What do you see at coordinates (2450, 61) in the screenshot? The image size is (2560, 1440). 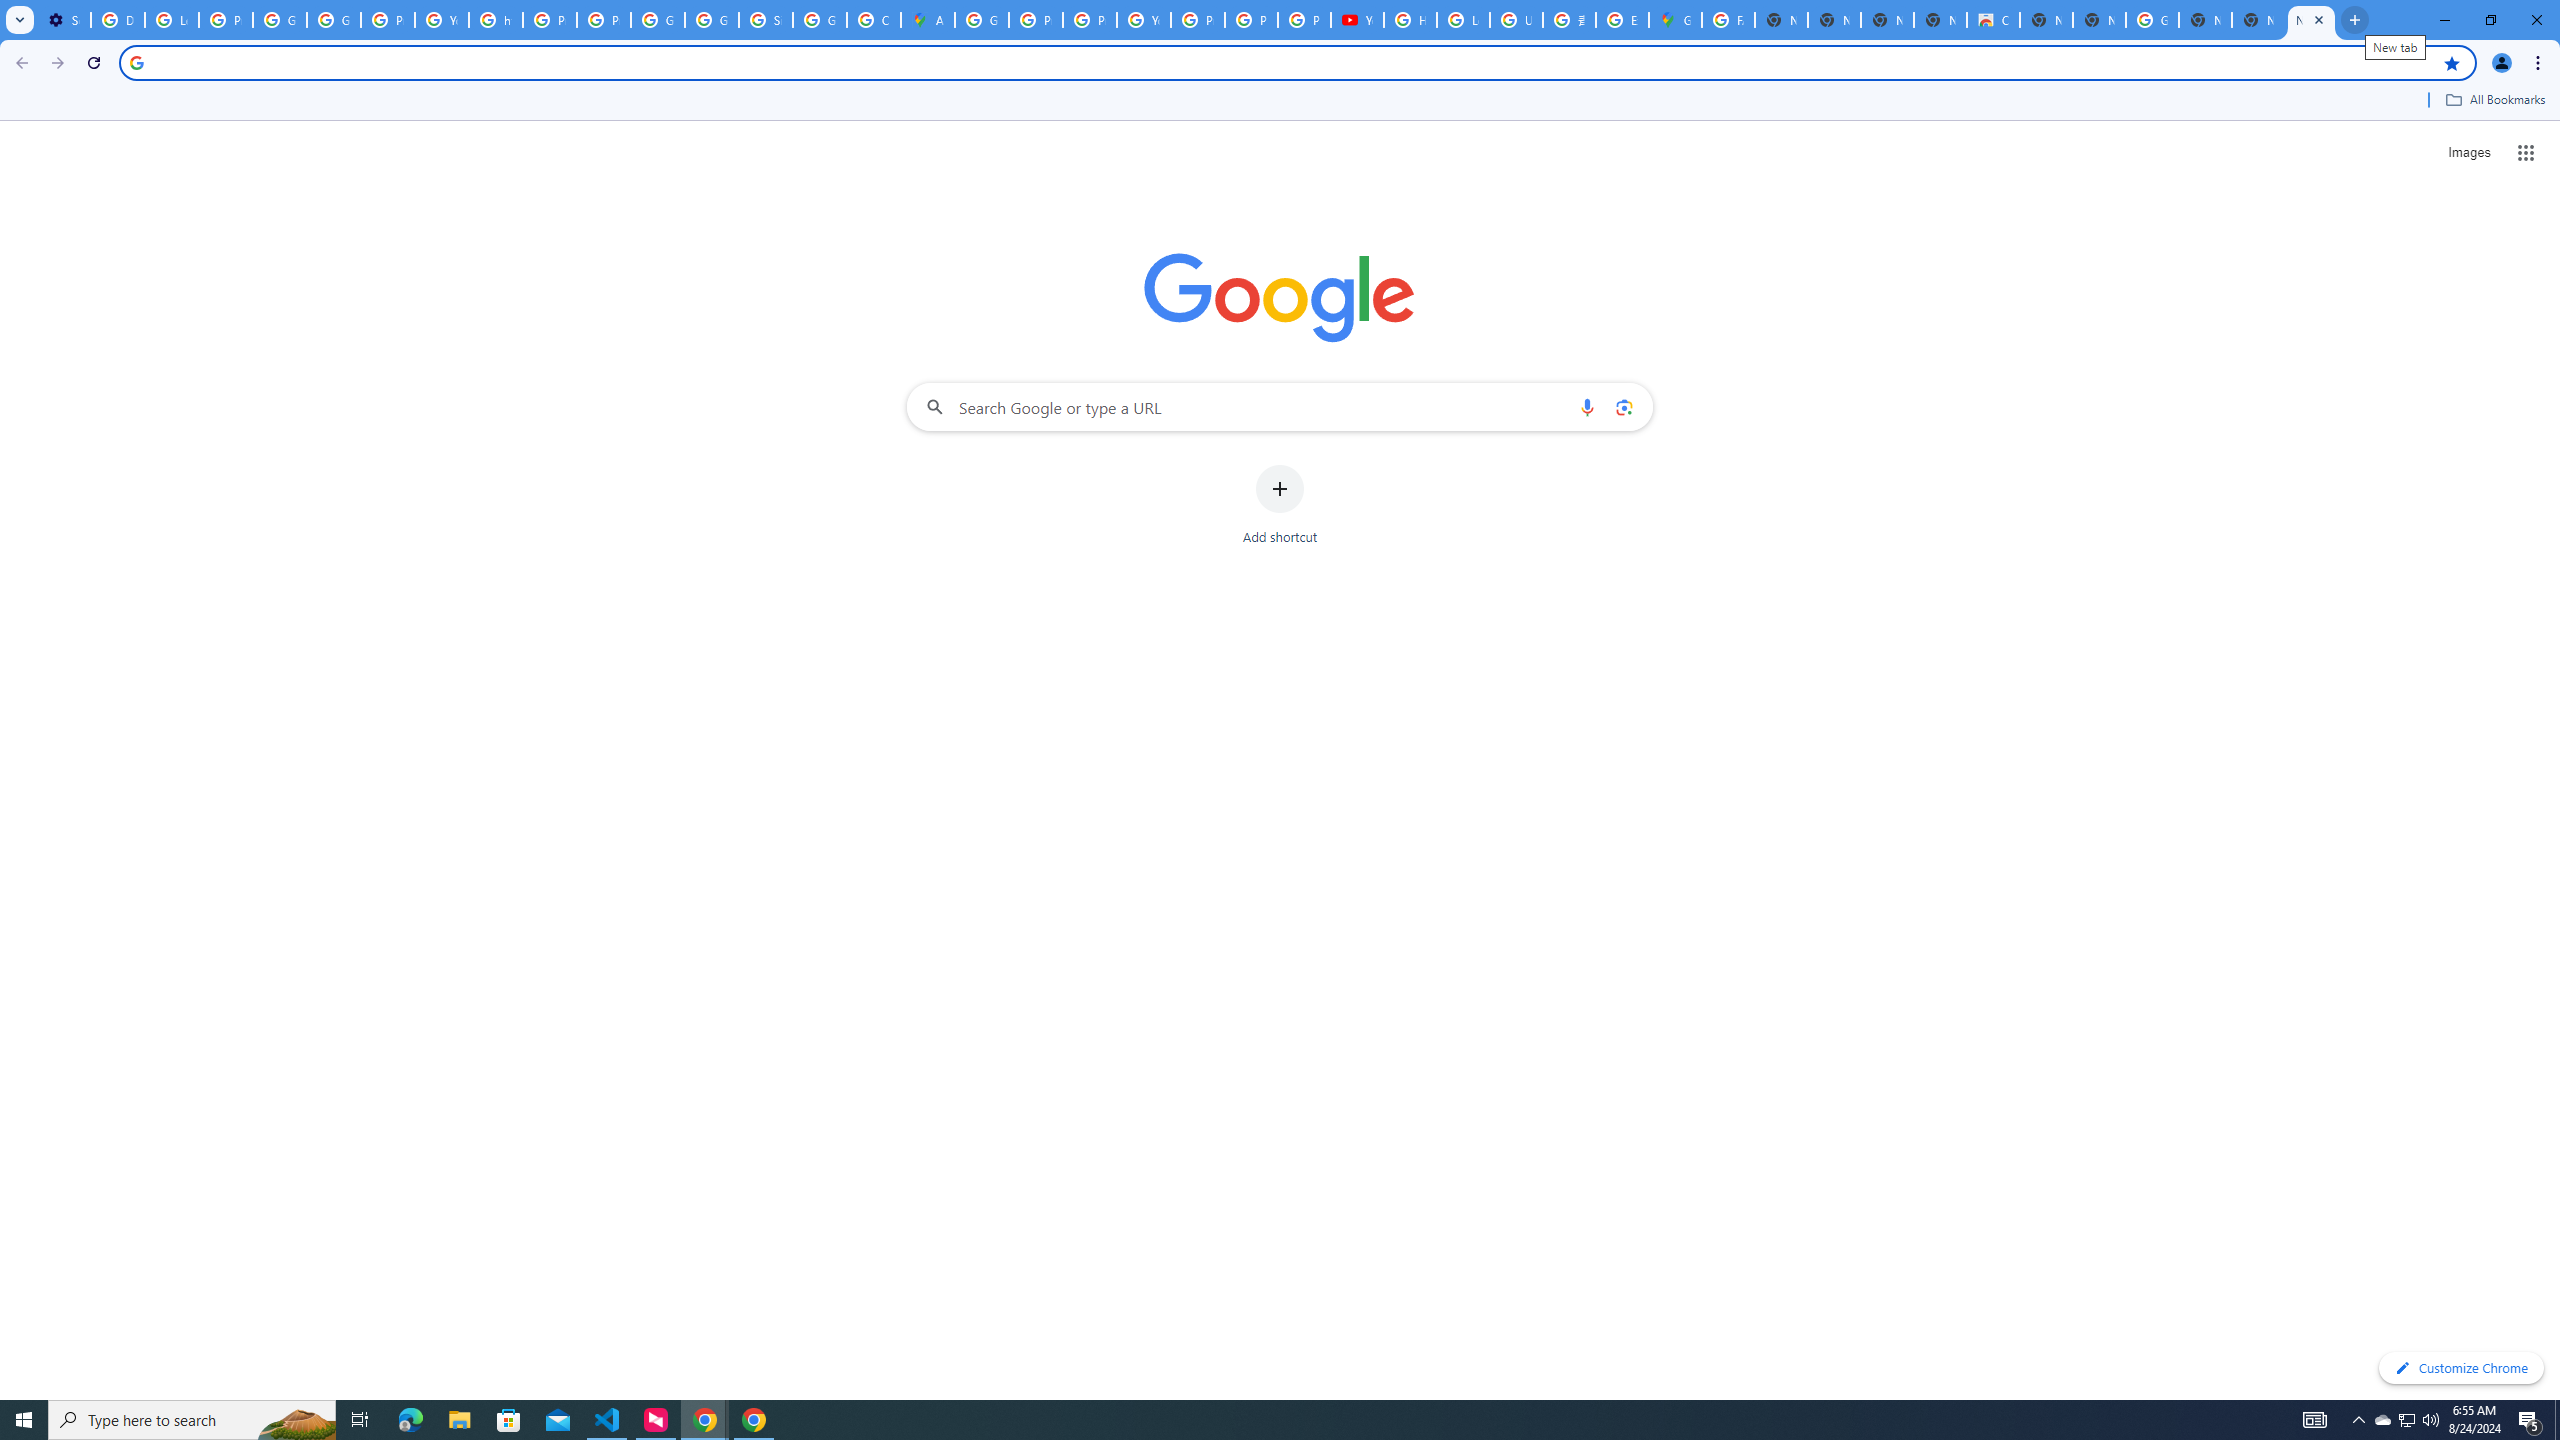 I see `'Bookmark this tab'` at bounding box center [2450, 61].